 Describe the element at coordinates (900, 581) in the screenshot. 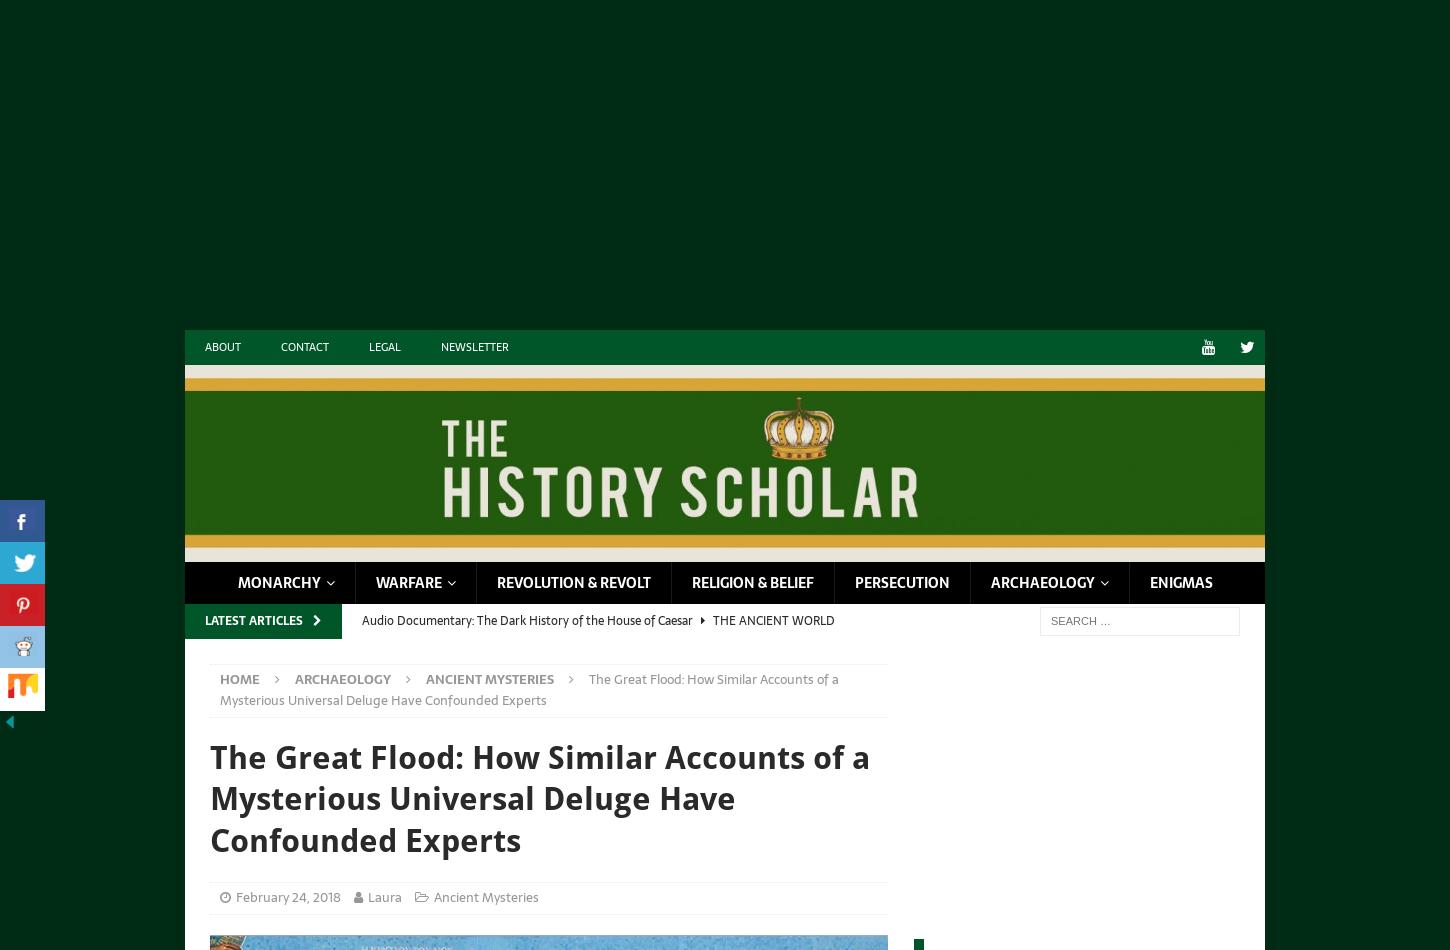

I see `'Persecution'` at that location.